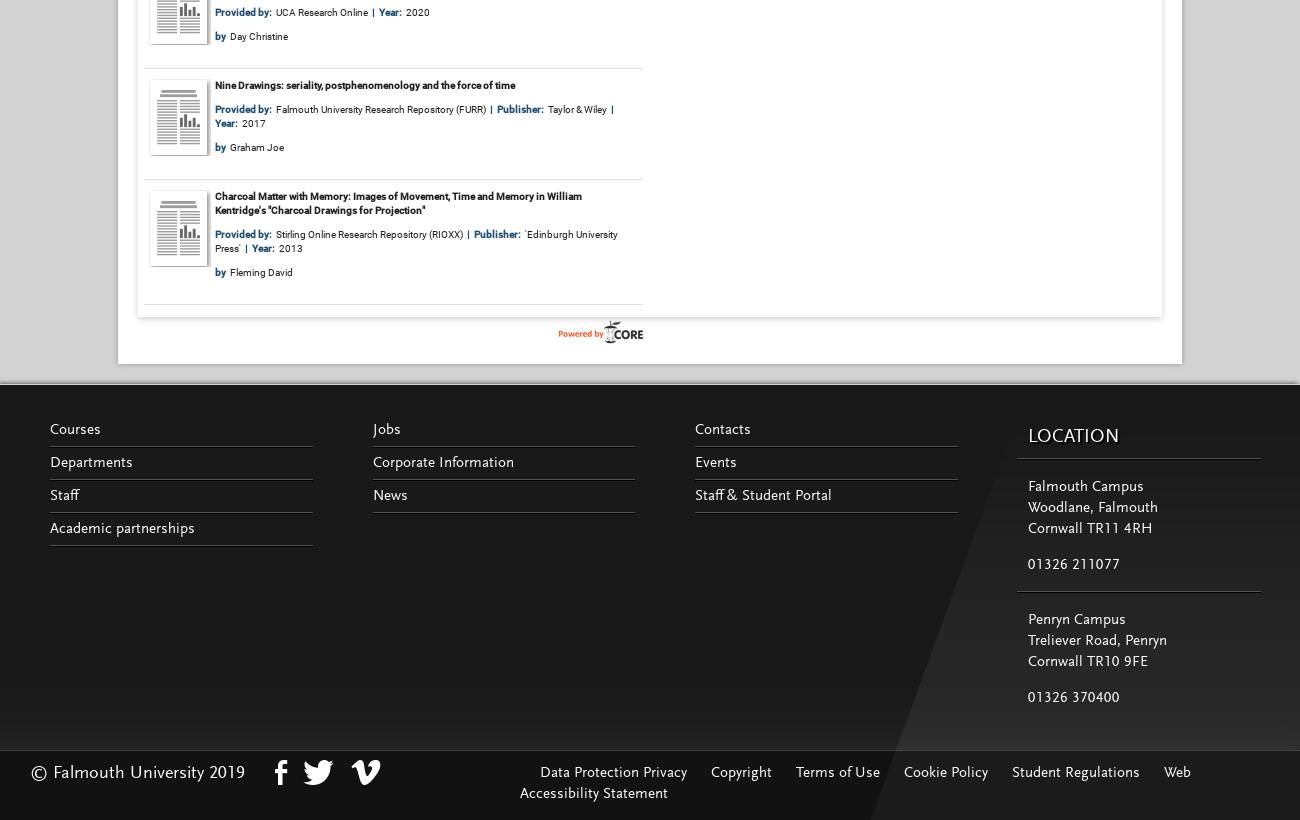 This screenshot has height=820, width=1300. I want to click on 'Jobs', so click(385, 428).